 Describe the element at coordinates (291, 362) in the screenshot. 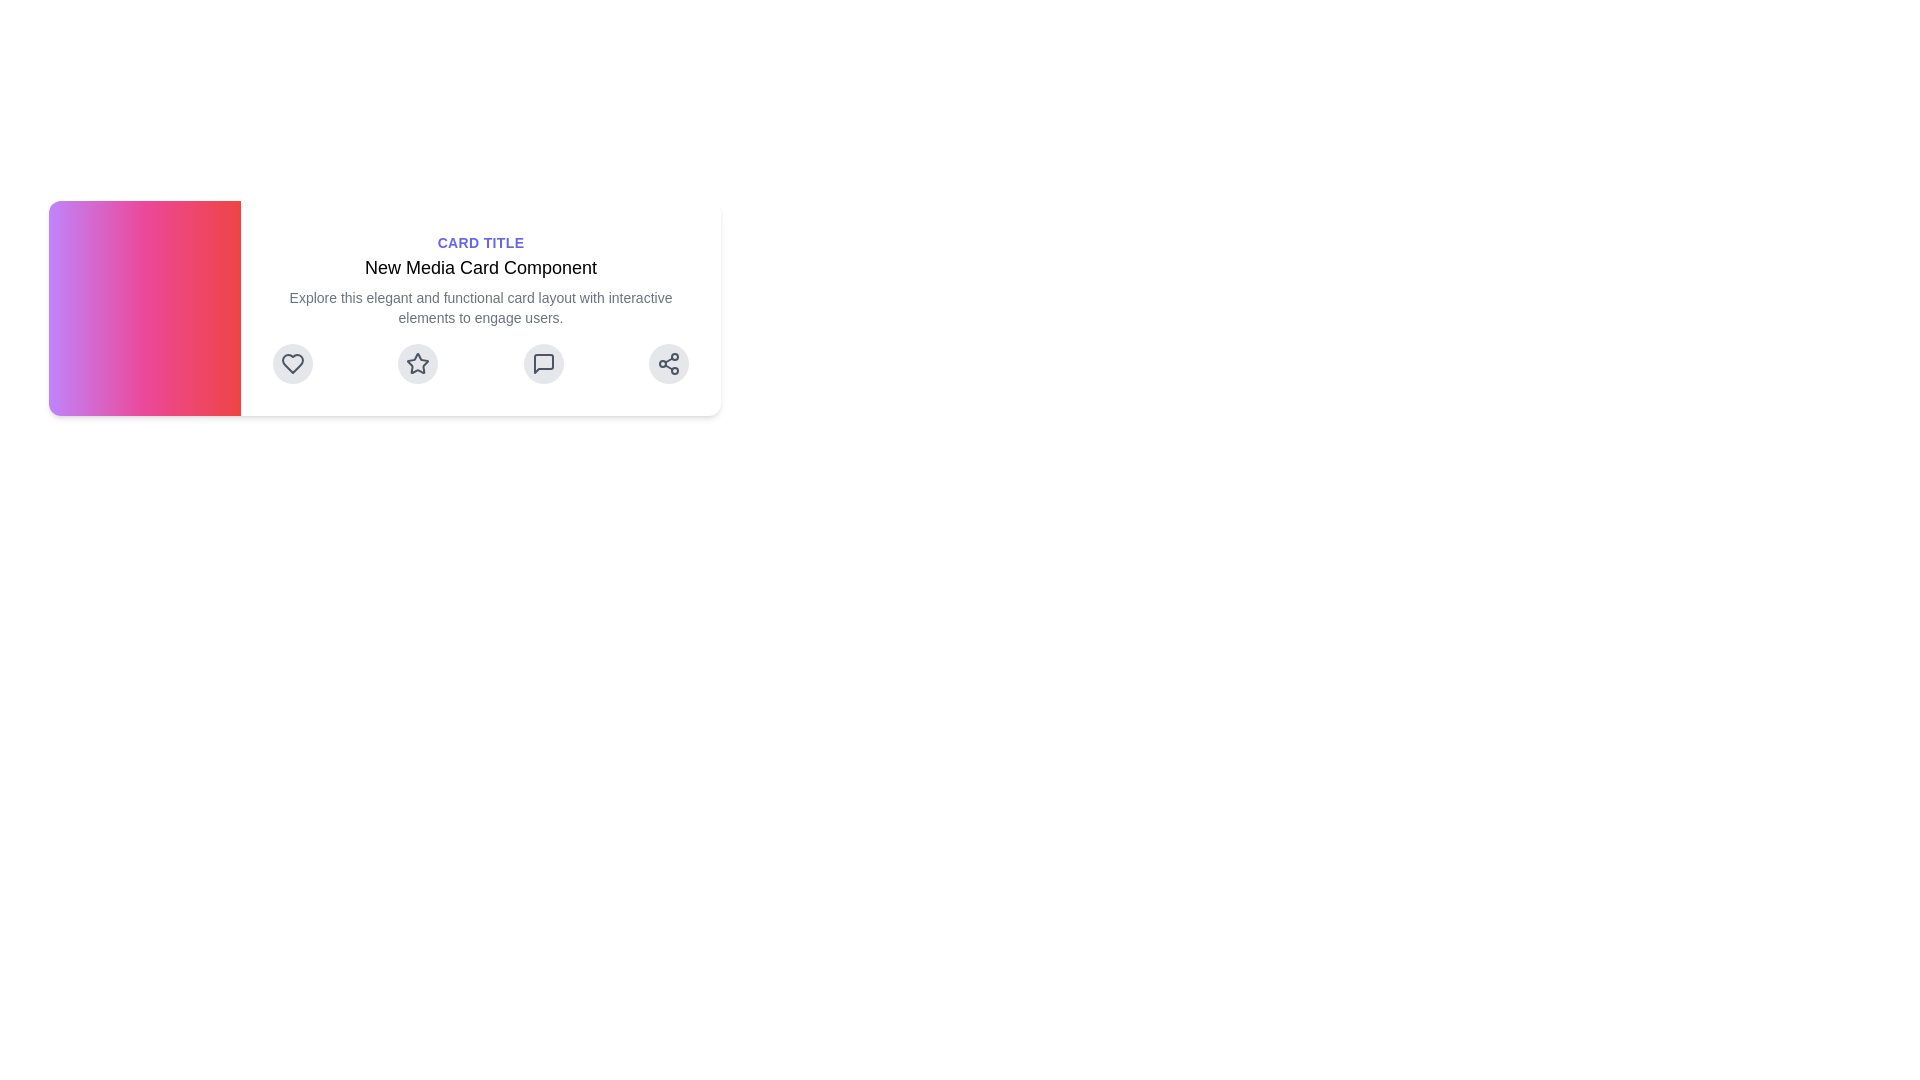

I see `the heart-shaped icon at the far left of the horizontal lineup to like or favorite it` at that location.